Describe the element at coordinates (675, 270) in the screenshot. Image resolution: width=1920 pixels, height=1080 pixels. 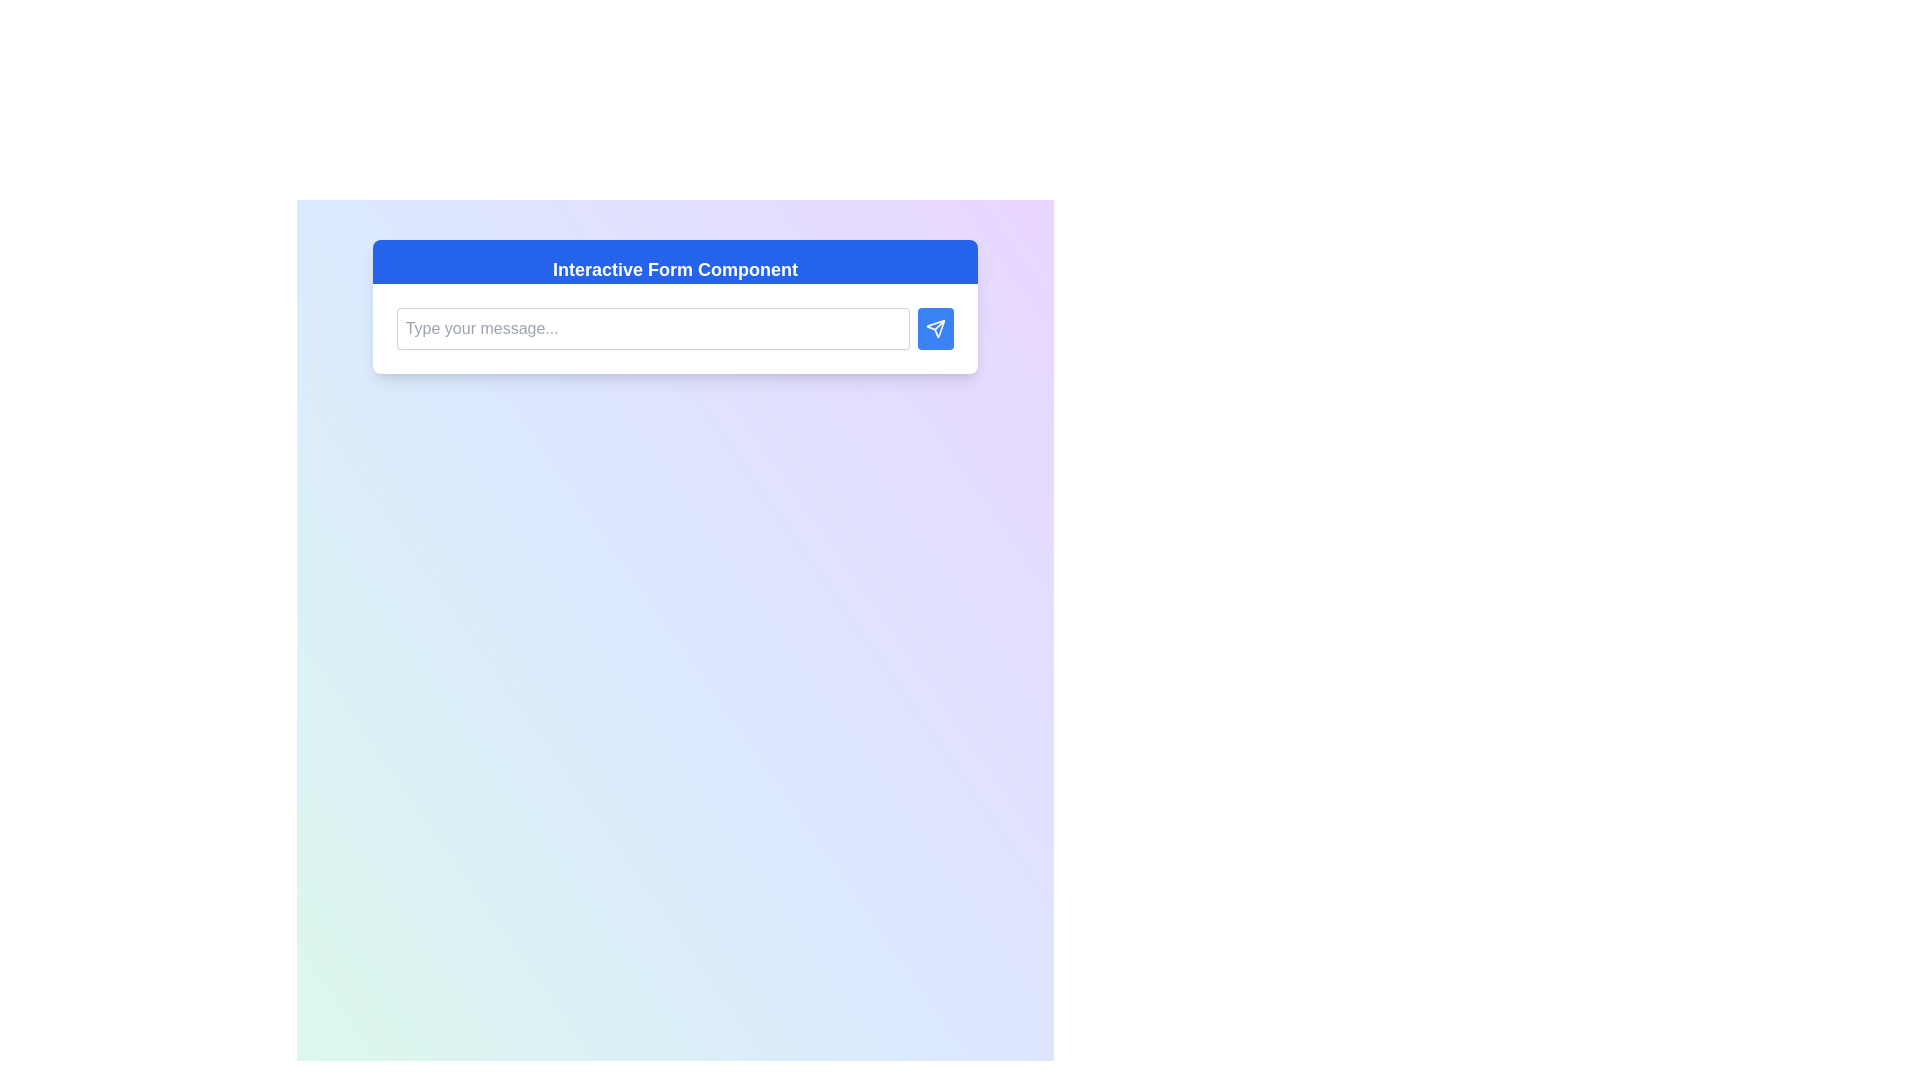
I see `text from the bold, white 'Interactive Form Component' label which is centered in a vivid blue background at the top section of the form component` at that location.